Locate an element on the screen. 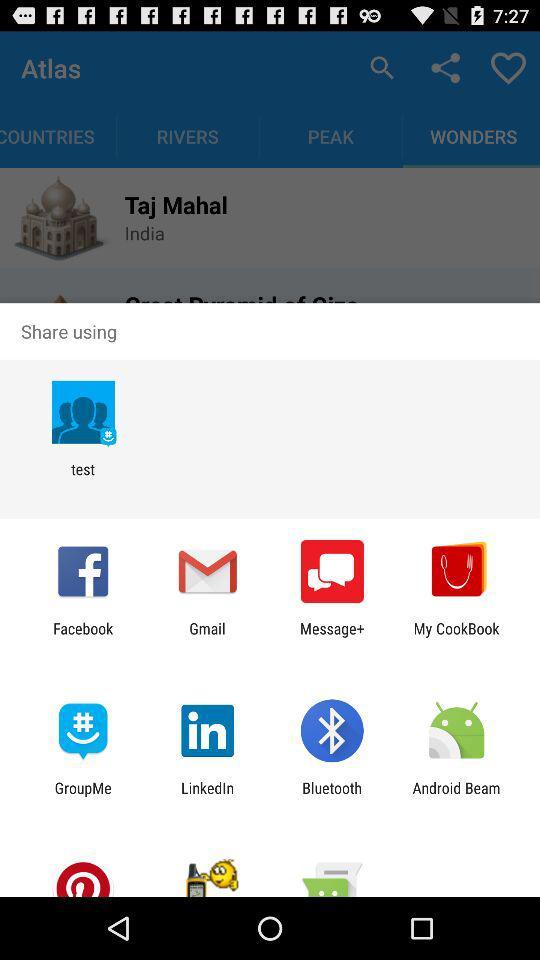 The height and width of the screenshot is (960, 540). item next to facebook item is located at coordinates (206, 636).